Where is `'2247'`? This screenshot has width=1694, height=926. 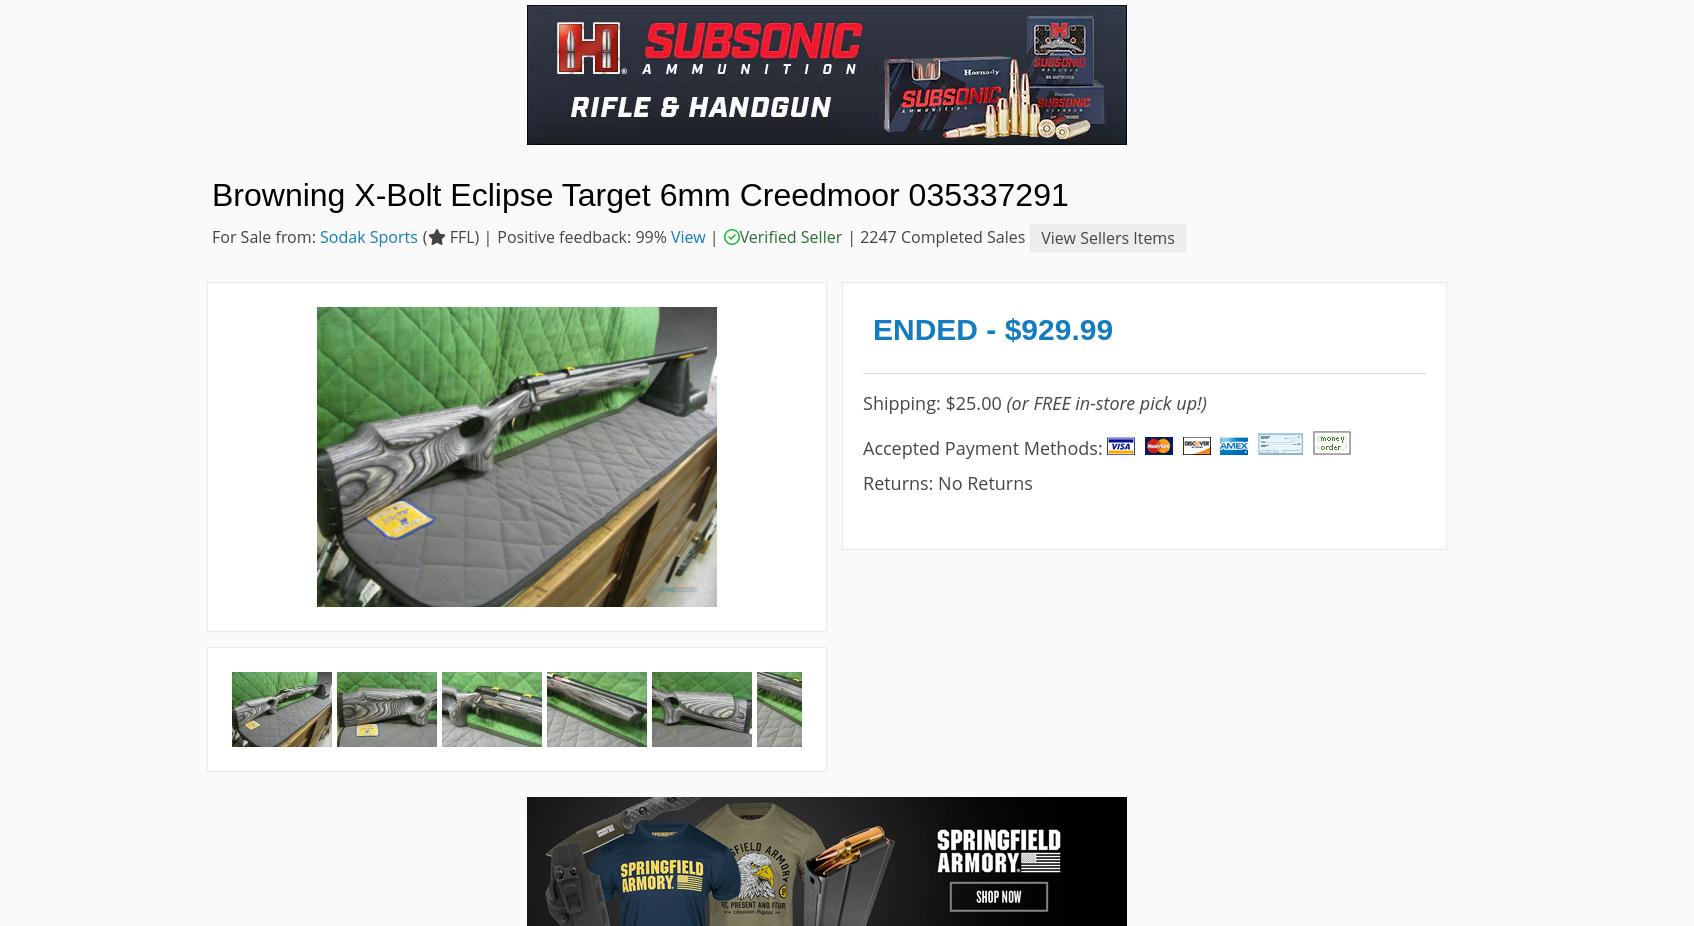 '2247' is located at coordinates (877, 236).